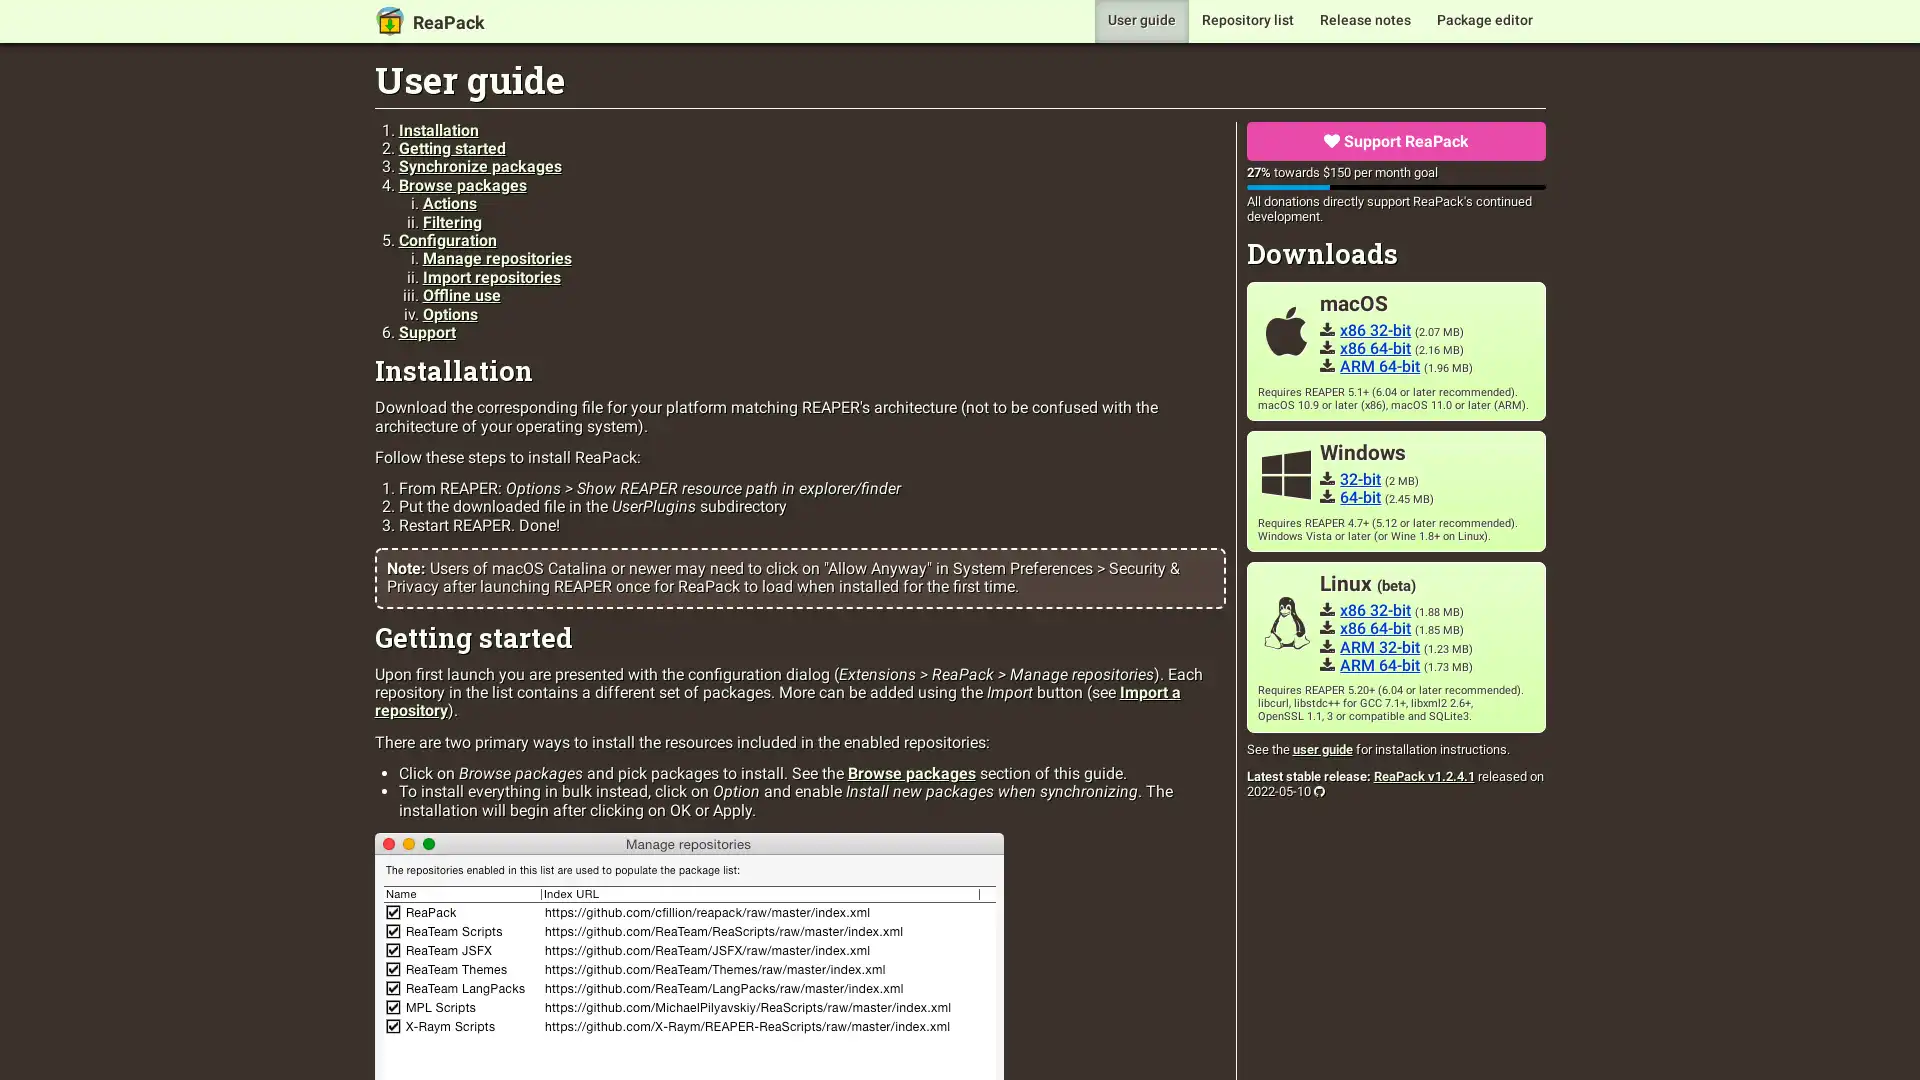  Describe the element at coordinates (1394, 139) in the screenshot. I see `Support ReaPack` at that location.